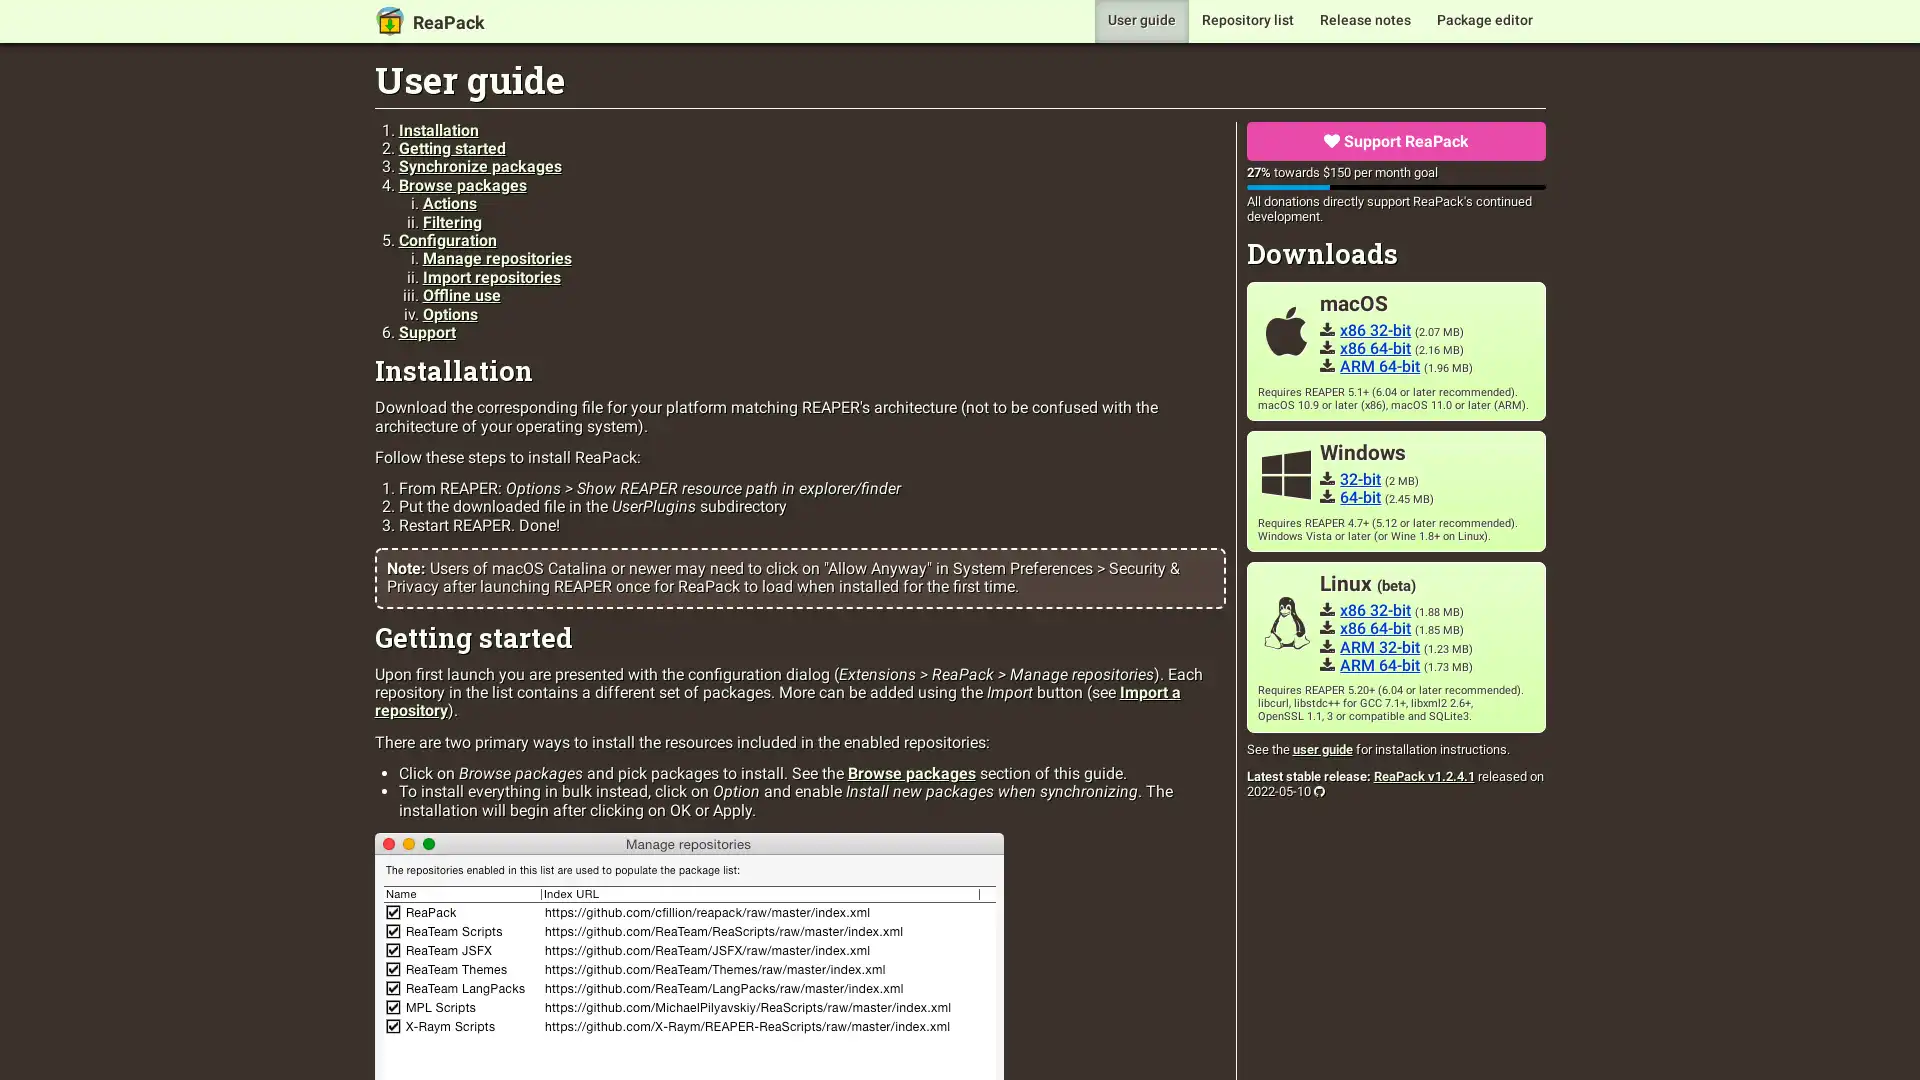  Describe the element at coordinates (1394, 139) in the screenshot. I see `Support ReaPack` at that location.